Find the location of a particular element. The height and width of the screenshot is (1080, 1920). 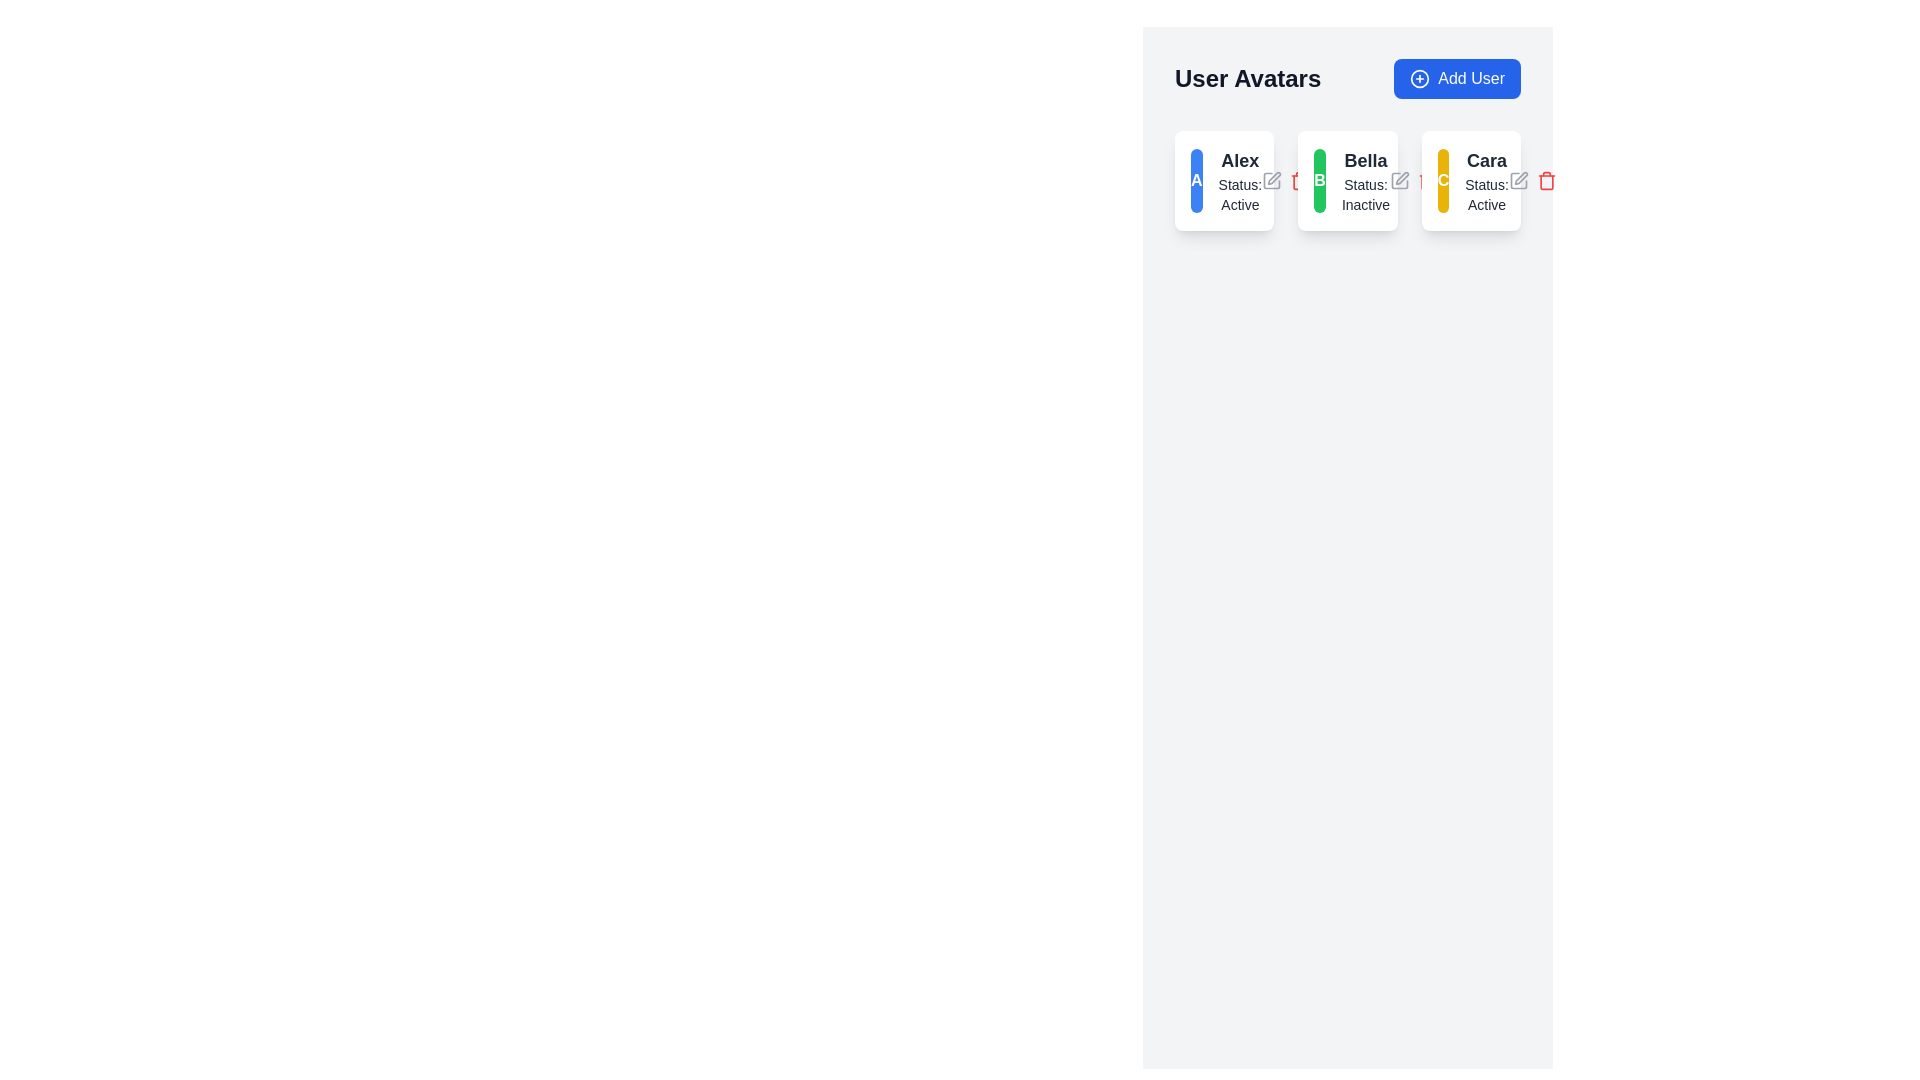

text label indicating the function of the button that adds a user, located in the top-right corner of the user interface is located at coordinates (1471, 77).